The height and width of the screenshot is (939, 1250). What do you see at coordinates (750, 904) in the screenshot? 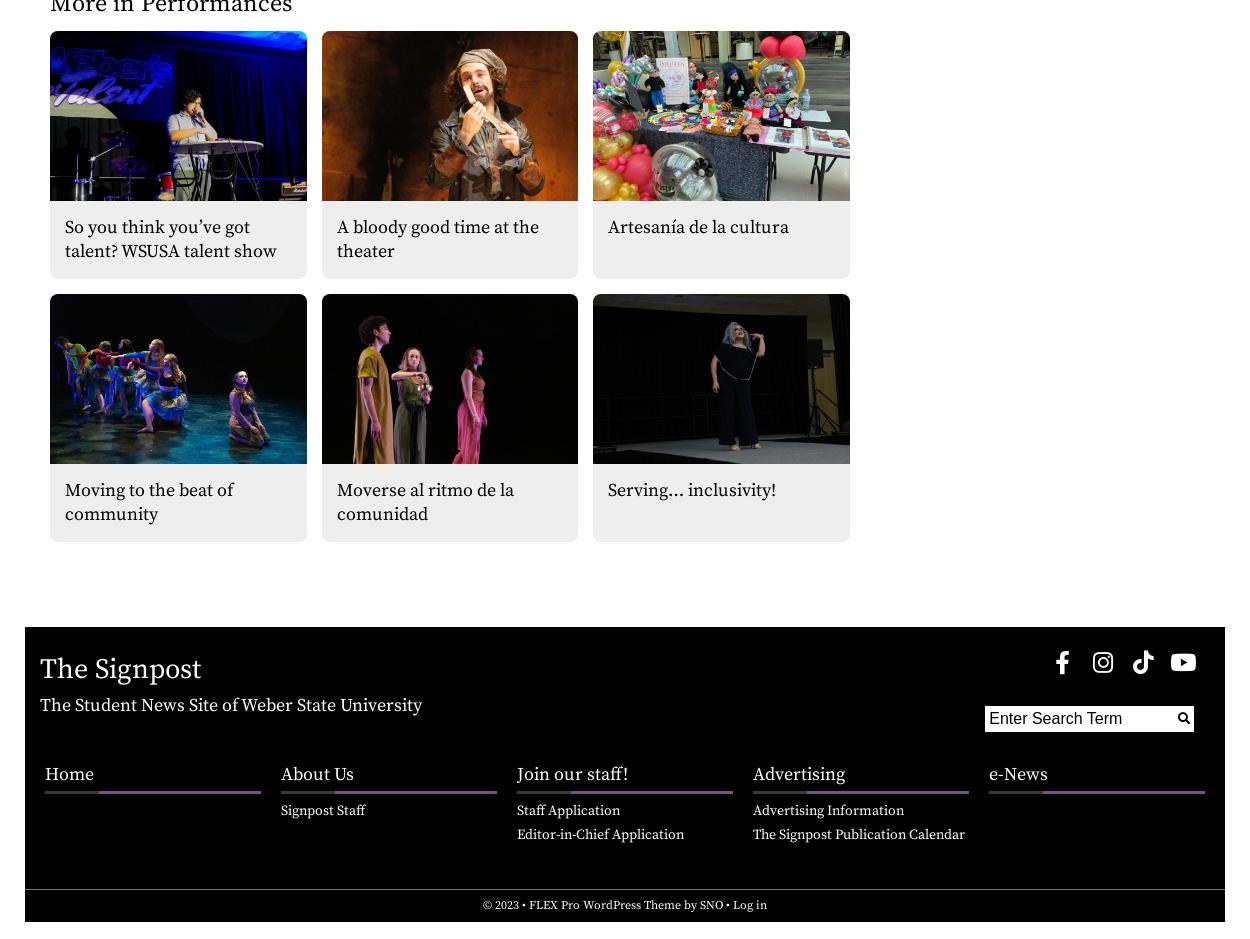
I see `'Log in'` at bounding box center [750, 904].